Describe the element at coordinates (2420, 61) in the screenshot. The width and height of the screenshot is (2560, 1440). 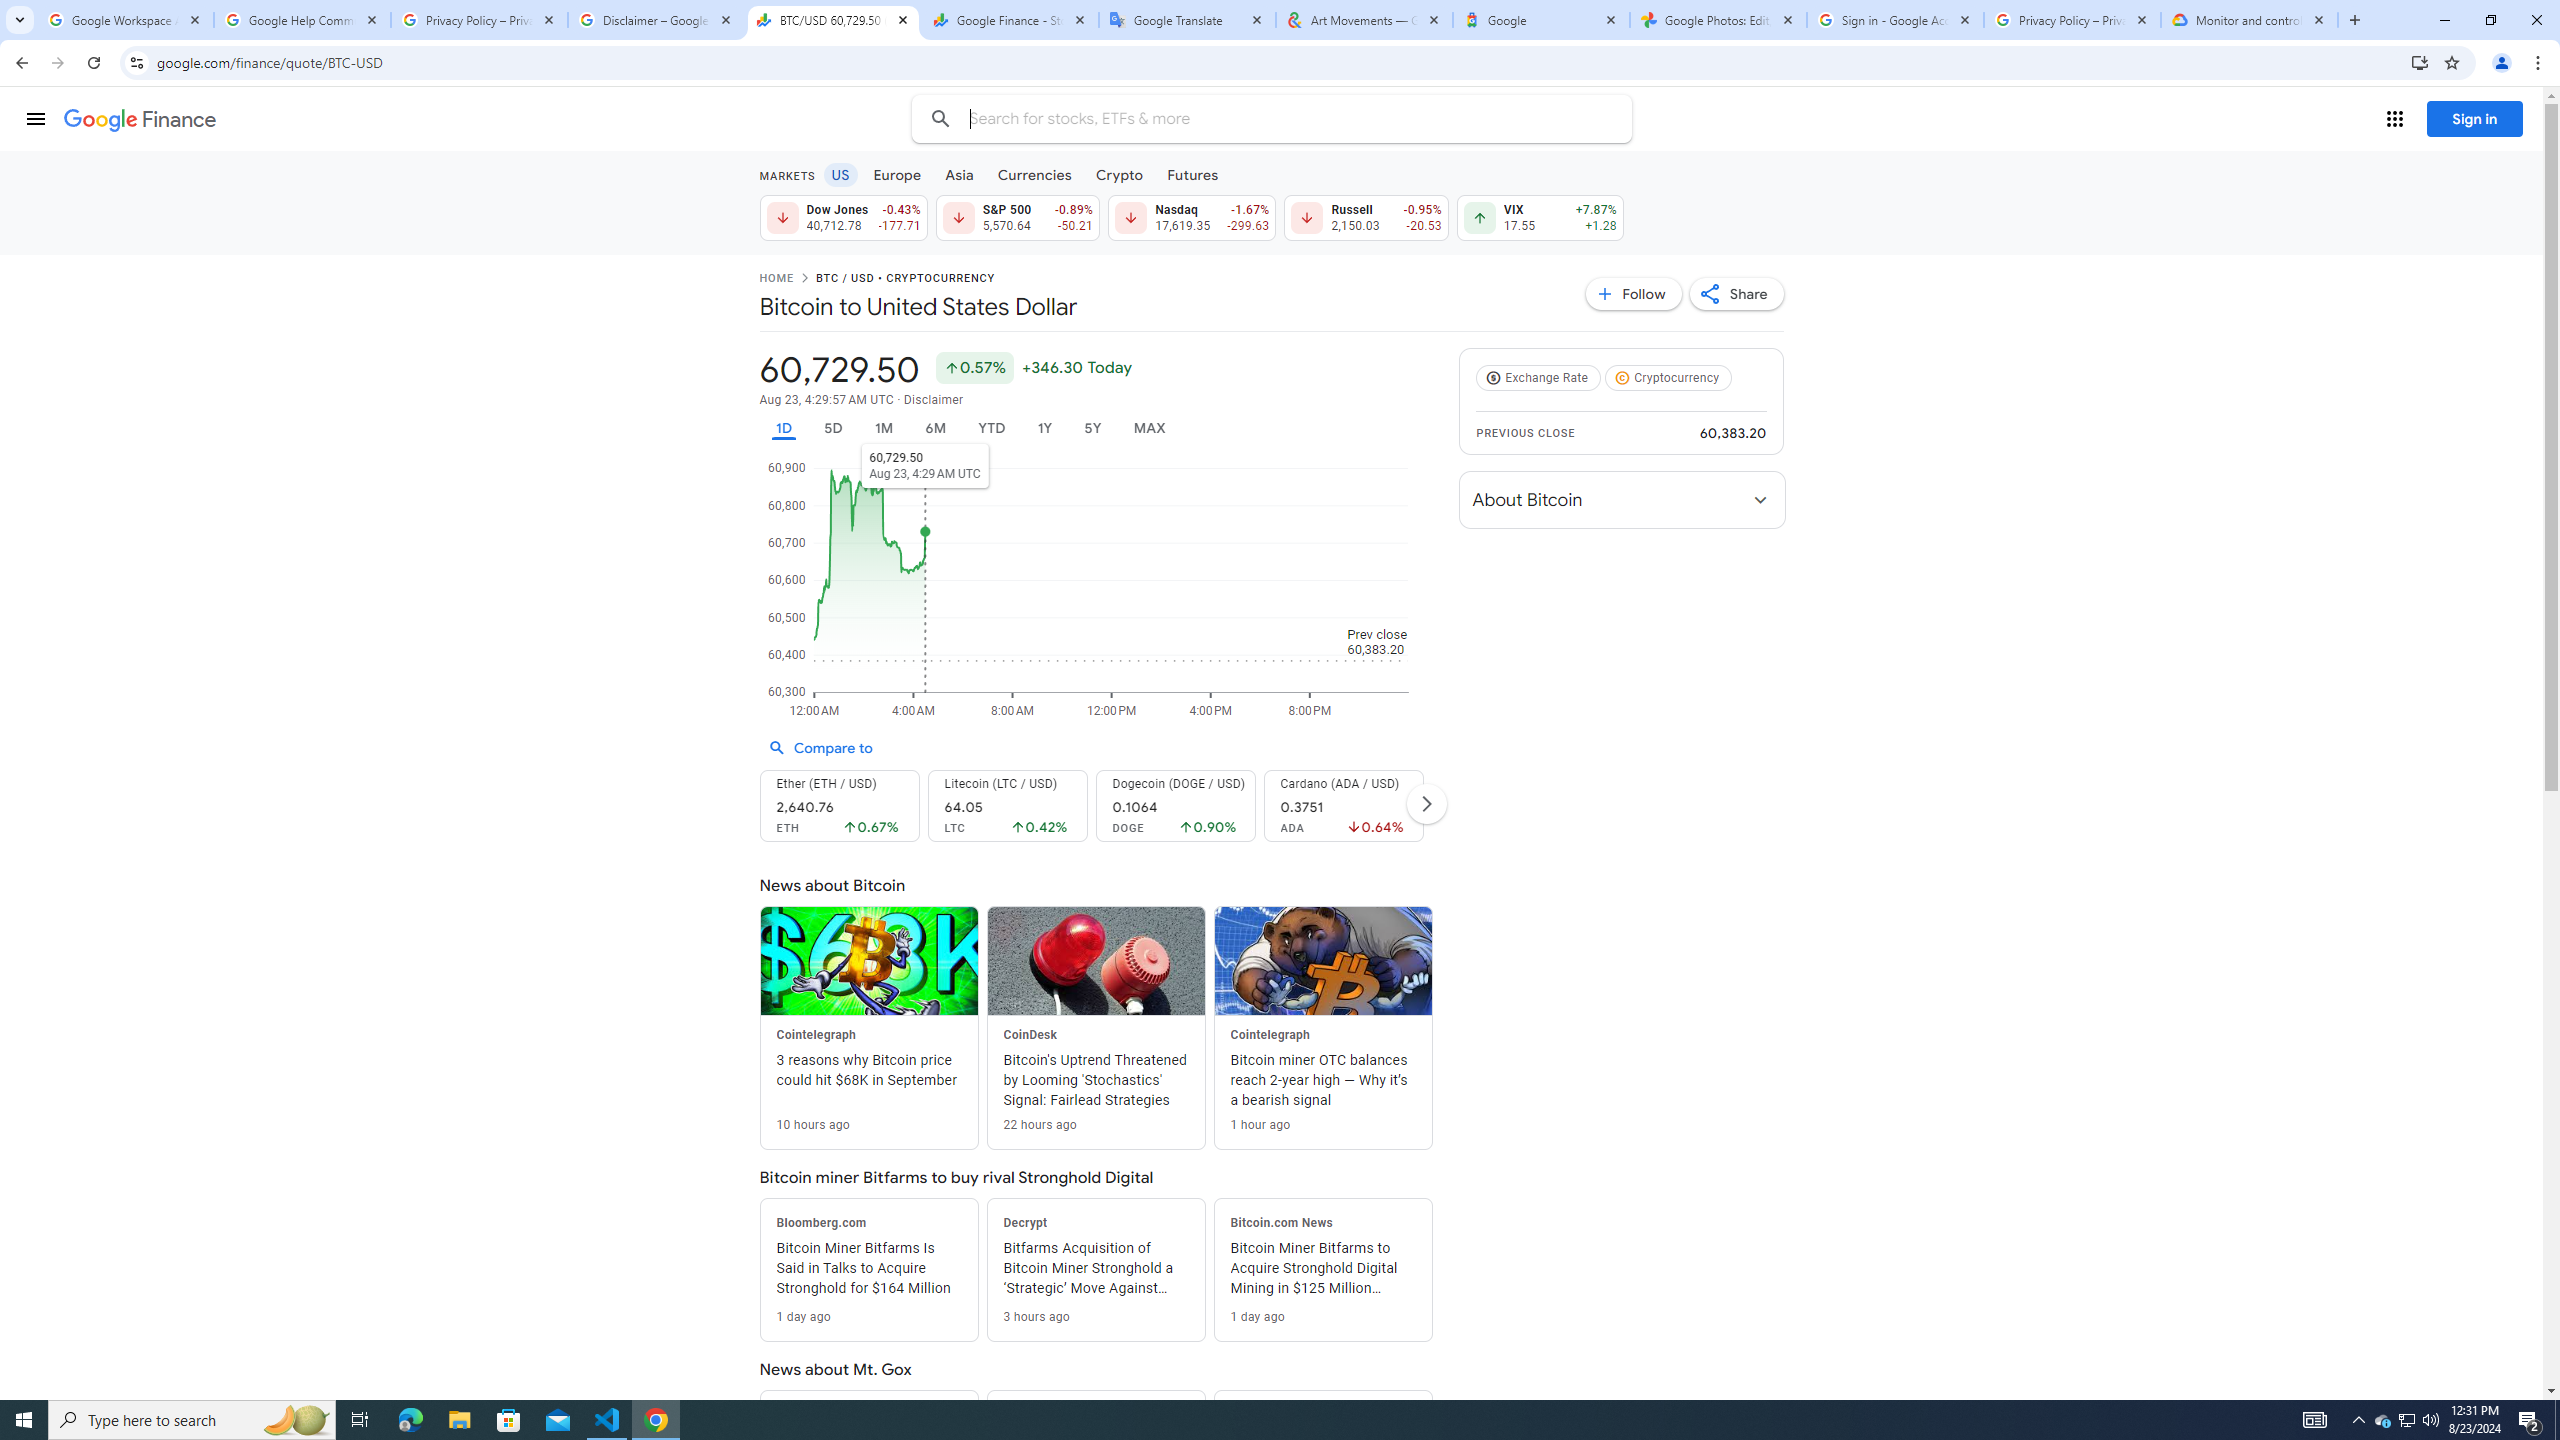
I see `'Install Google Finance'` at that location.